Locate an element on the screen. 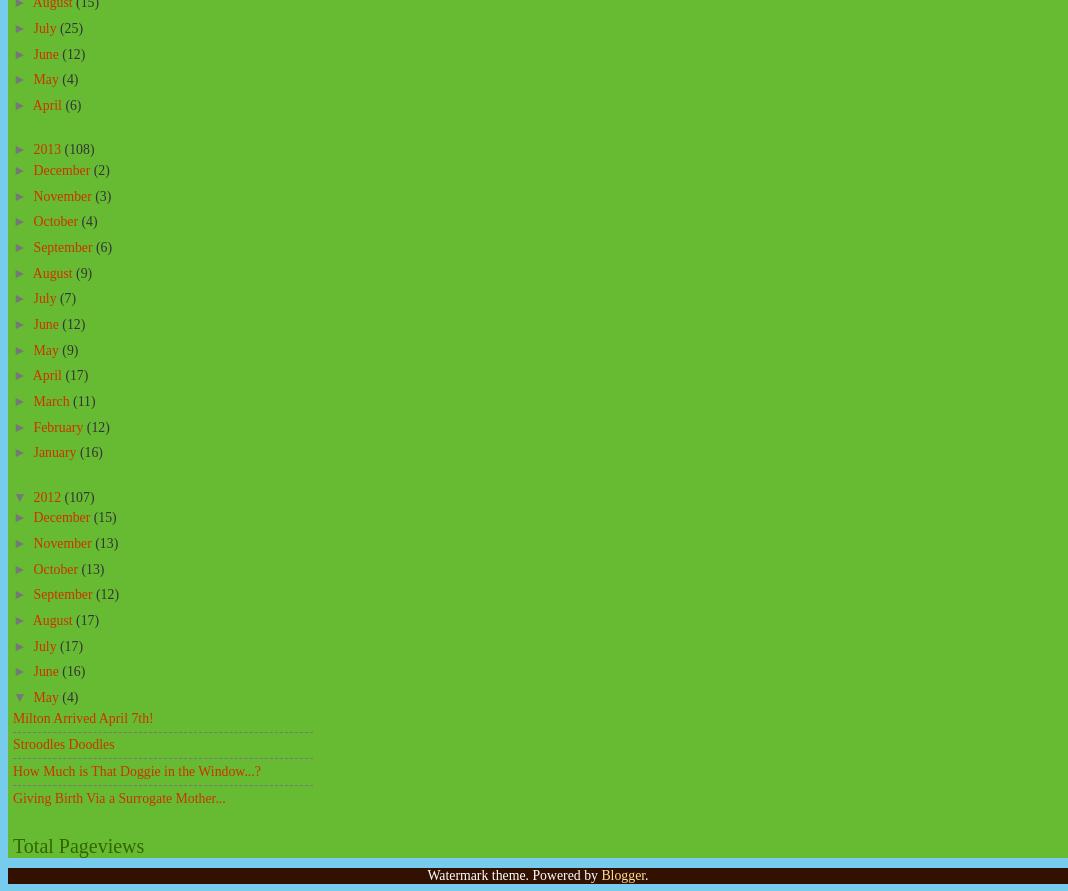 This screenshot has height=891, width=1068. '(2)' is located at coordinates (100, 169).